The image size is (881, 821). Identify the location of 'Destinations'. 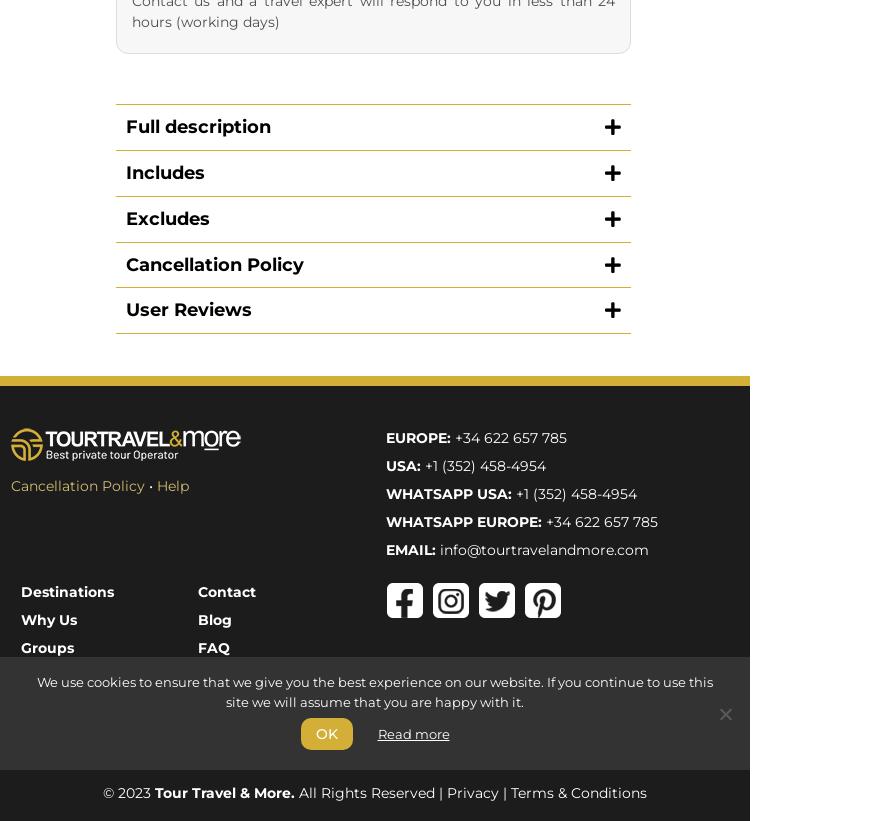
(19, 179).